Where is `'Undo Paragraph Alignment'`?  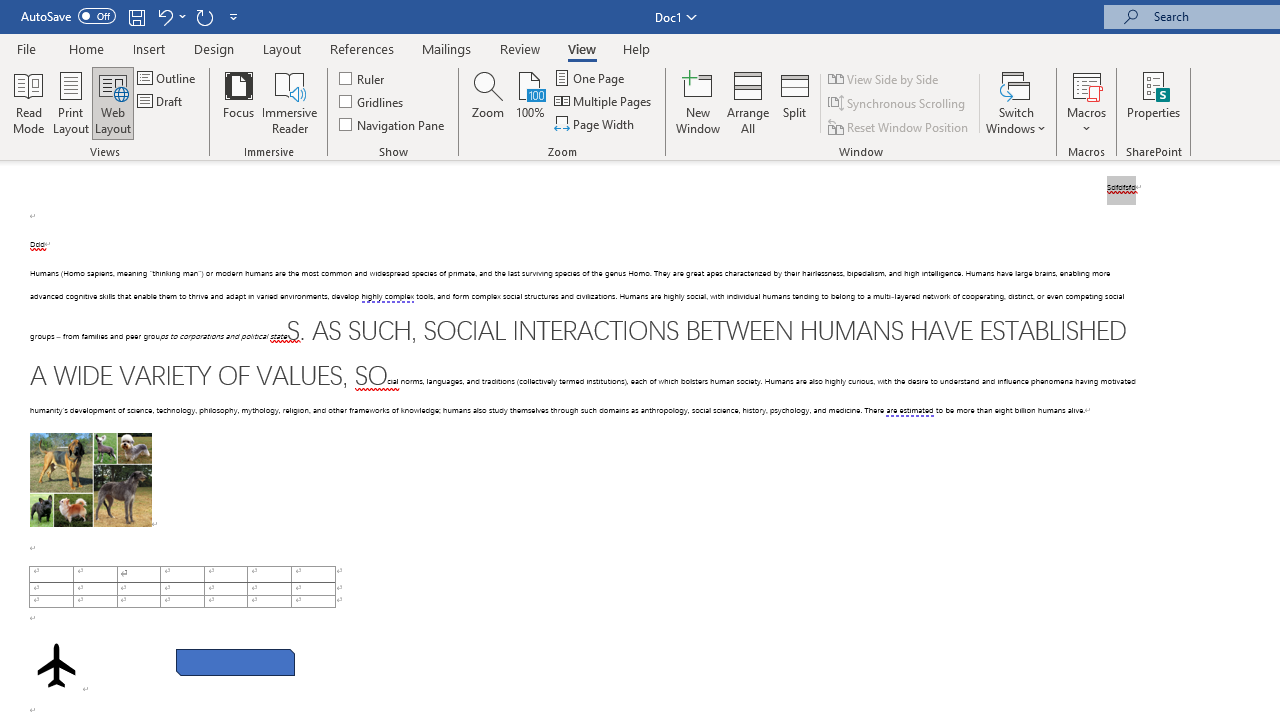
'Undo Paragraph Alignment' is located at coordinates (164, 16).